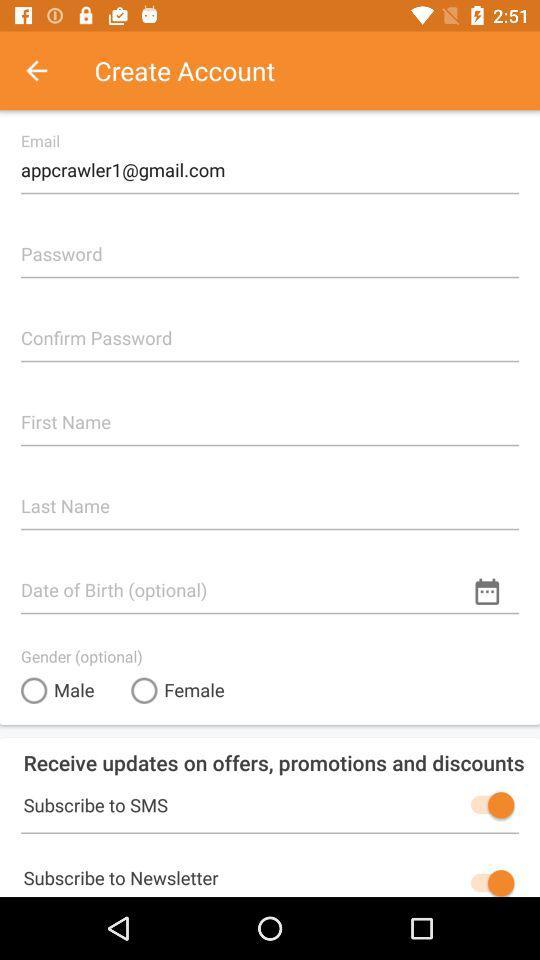  I want to click on space for birthdate, so click(270, 581).